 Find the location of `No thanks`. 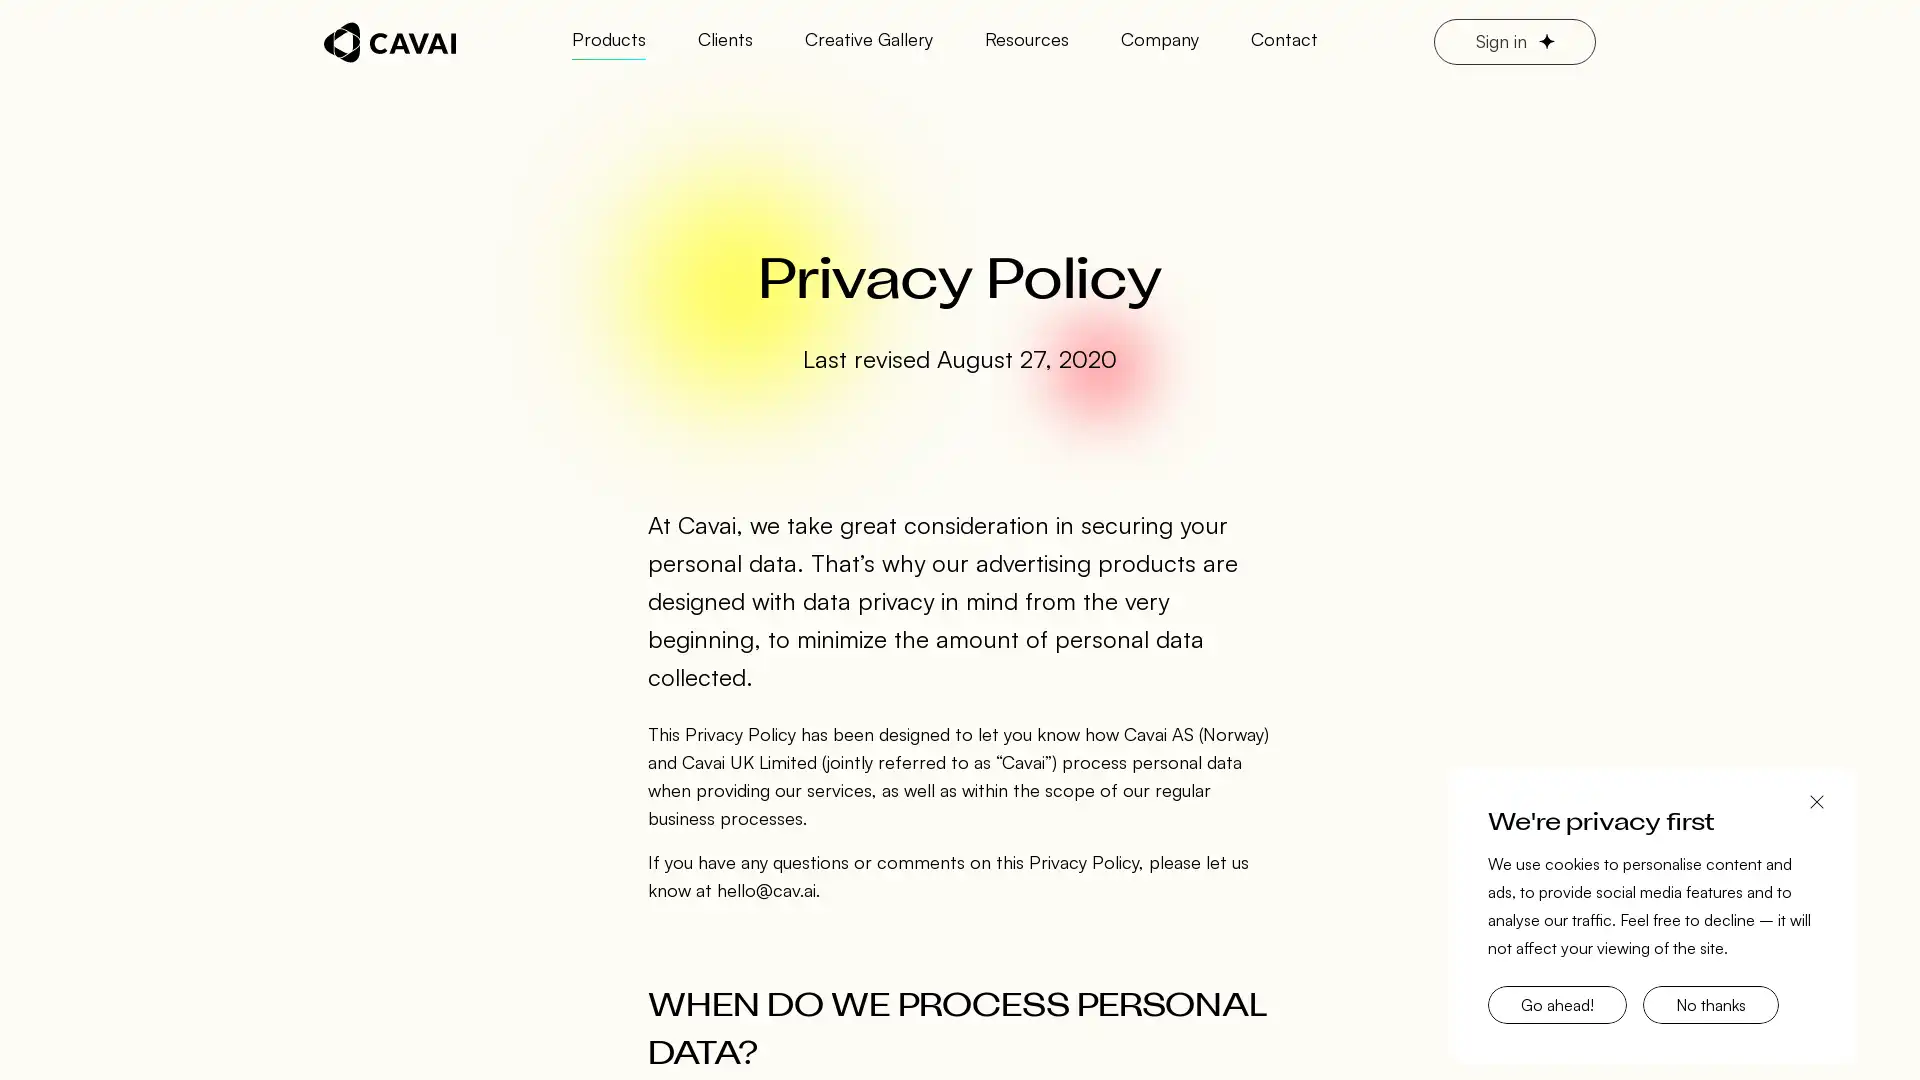

No thanks is located at coordinates (1709, 1005).